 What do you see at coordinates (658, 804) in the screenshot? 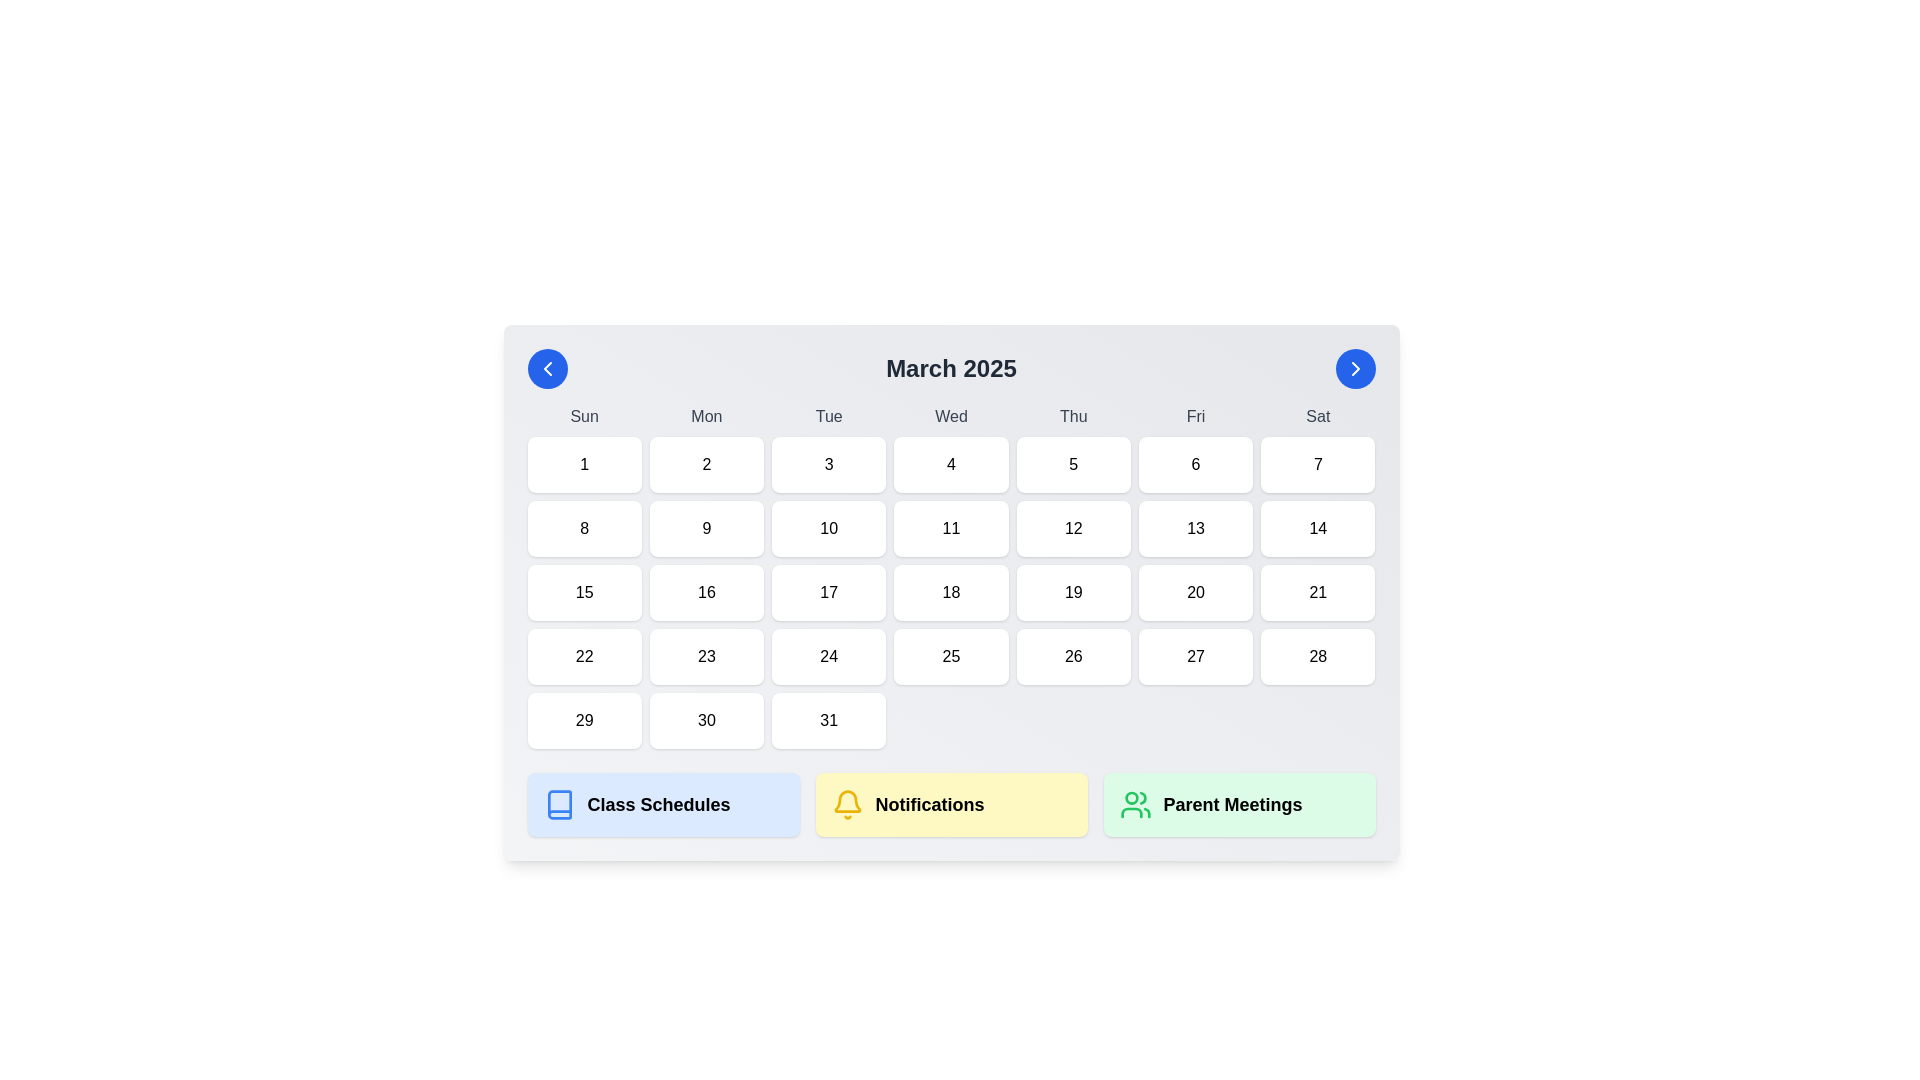
I see `the text label that reads 'Class Schedules', which is part of a light blue tile located in the bottom left section of the interface, next to the 'Notifications' tile` at bounding box center [658, 804].